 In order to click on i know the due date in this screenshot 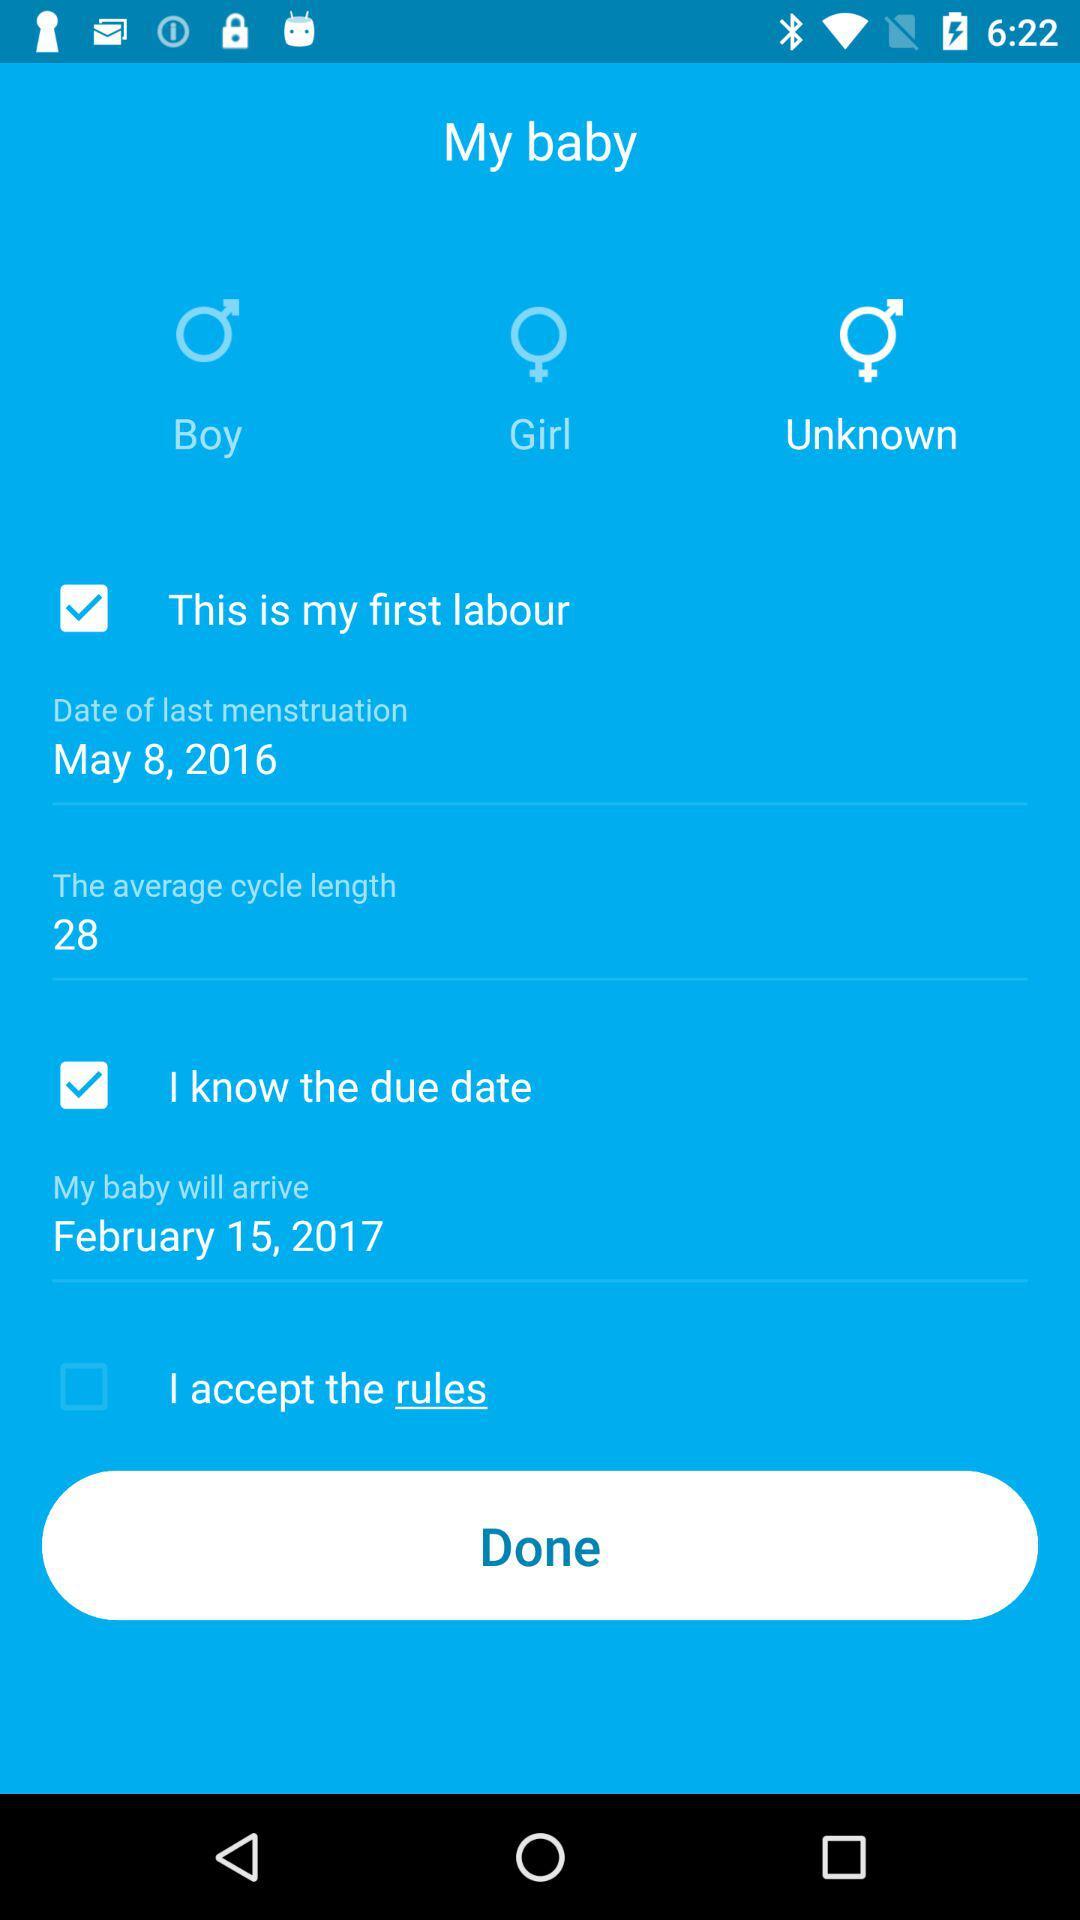, I will do `click(83, 1084)`.